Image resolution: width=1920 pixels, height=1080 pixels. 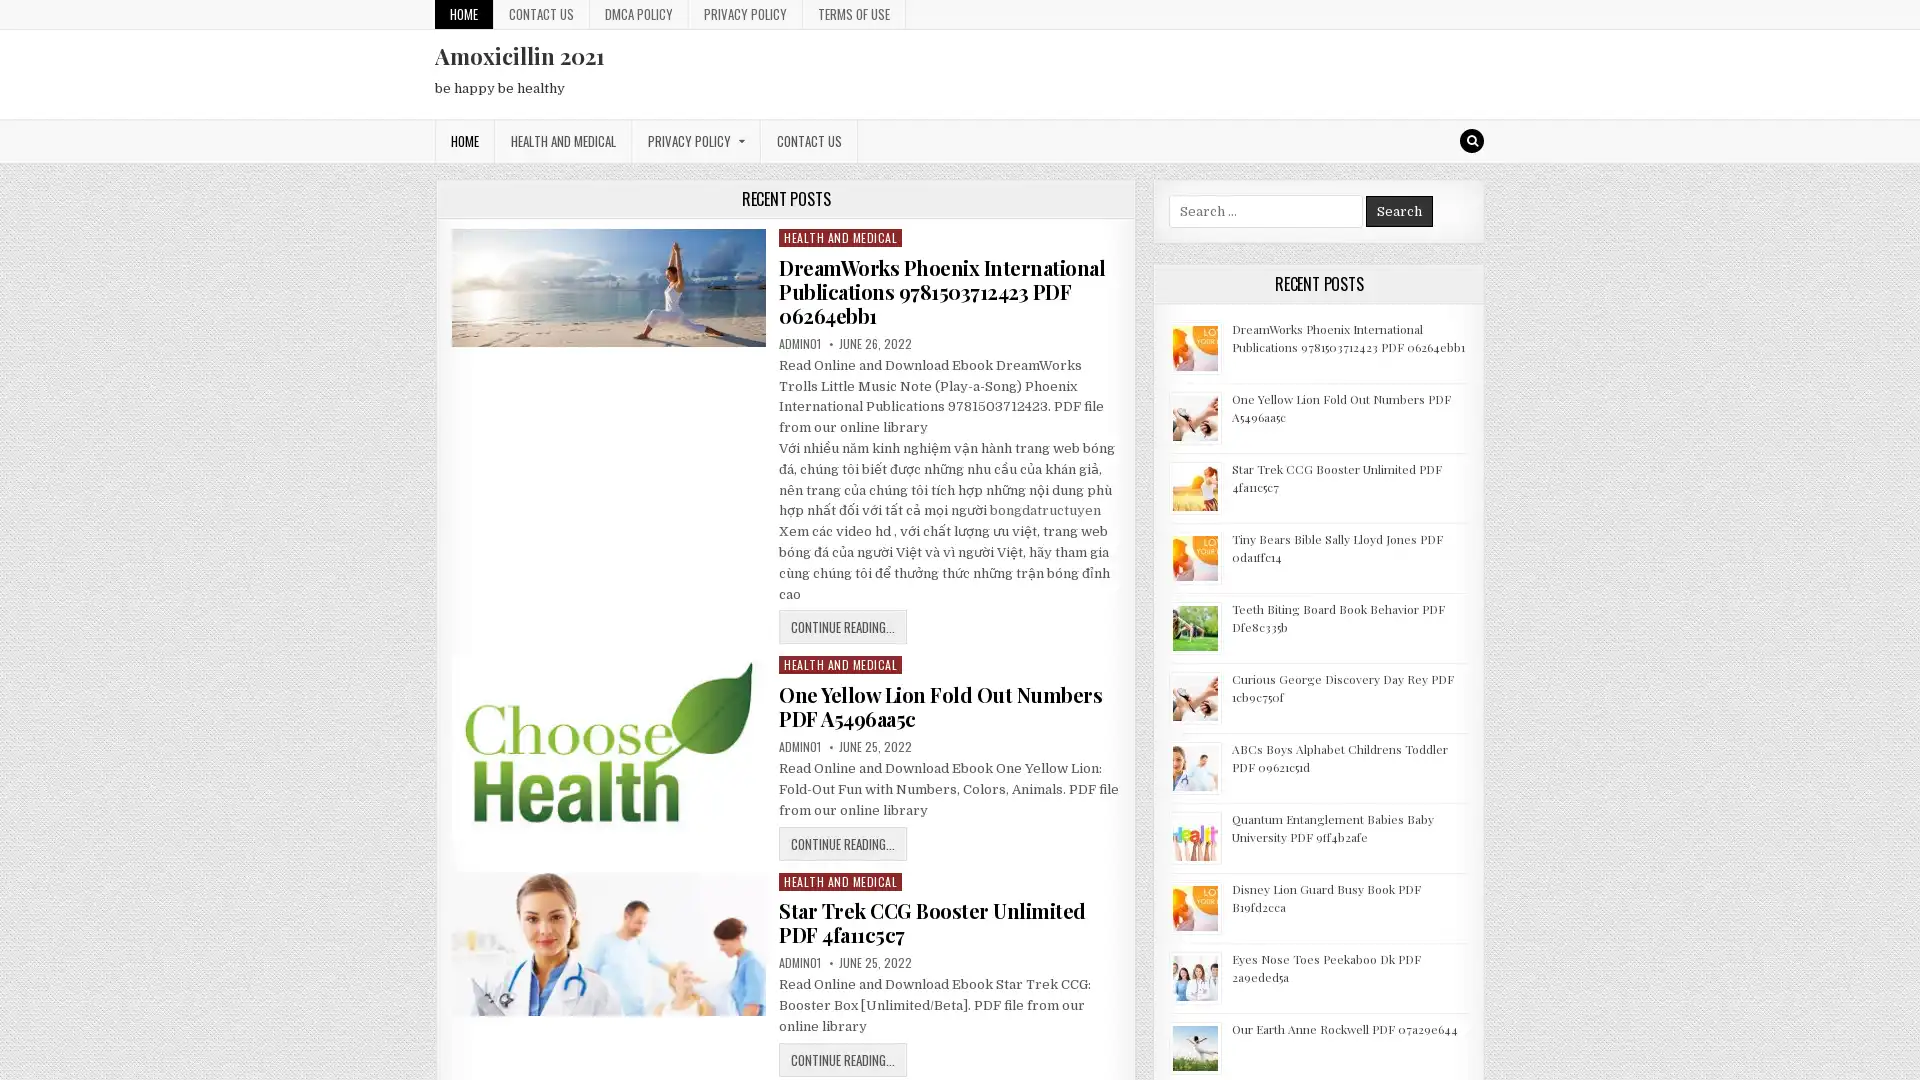 I want to click on Search, so click(x=1398, y=211).